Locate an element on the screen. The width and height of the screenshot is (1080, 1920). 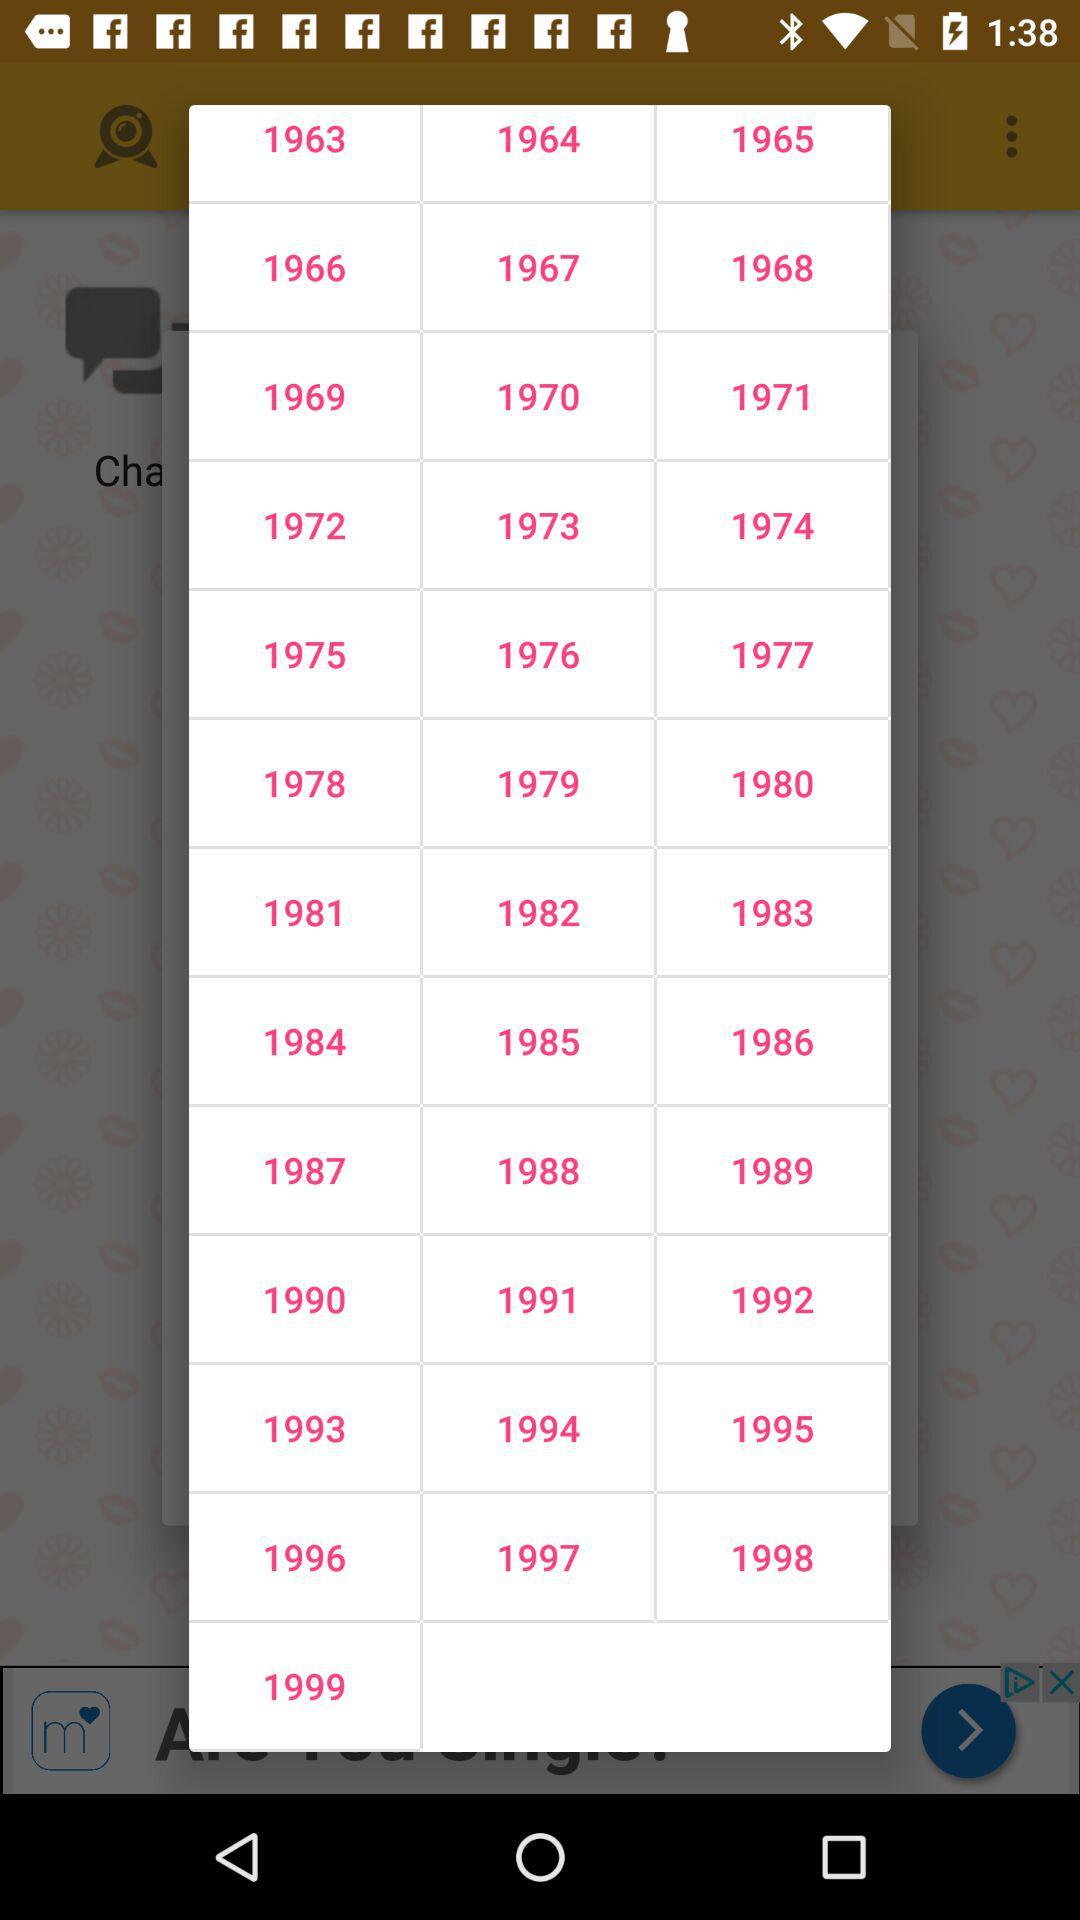
the icon above the 1993 is located at coordinates (537, 1299).